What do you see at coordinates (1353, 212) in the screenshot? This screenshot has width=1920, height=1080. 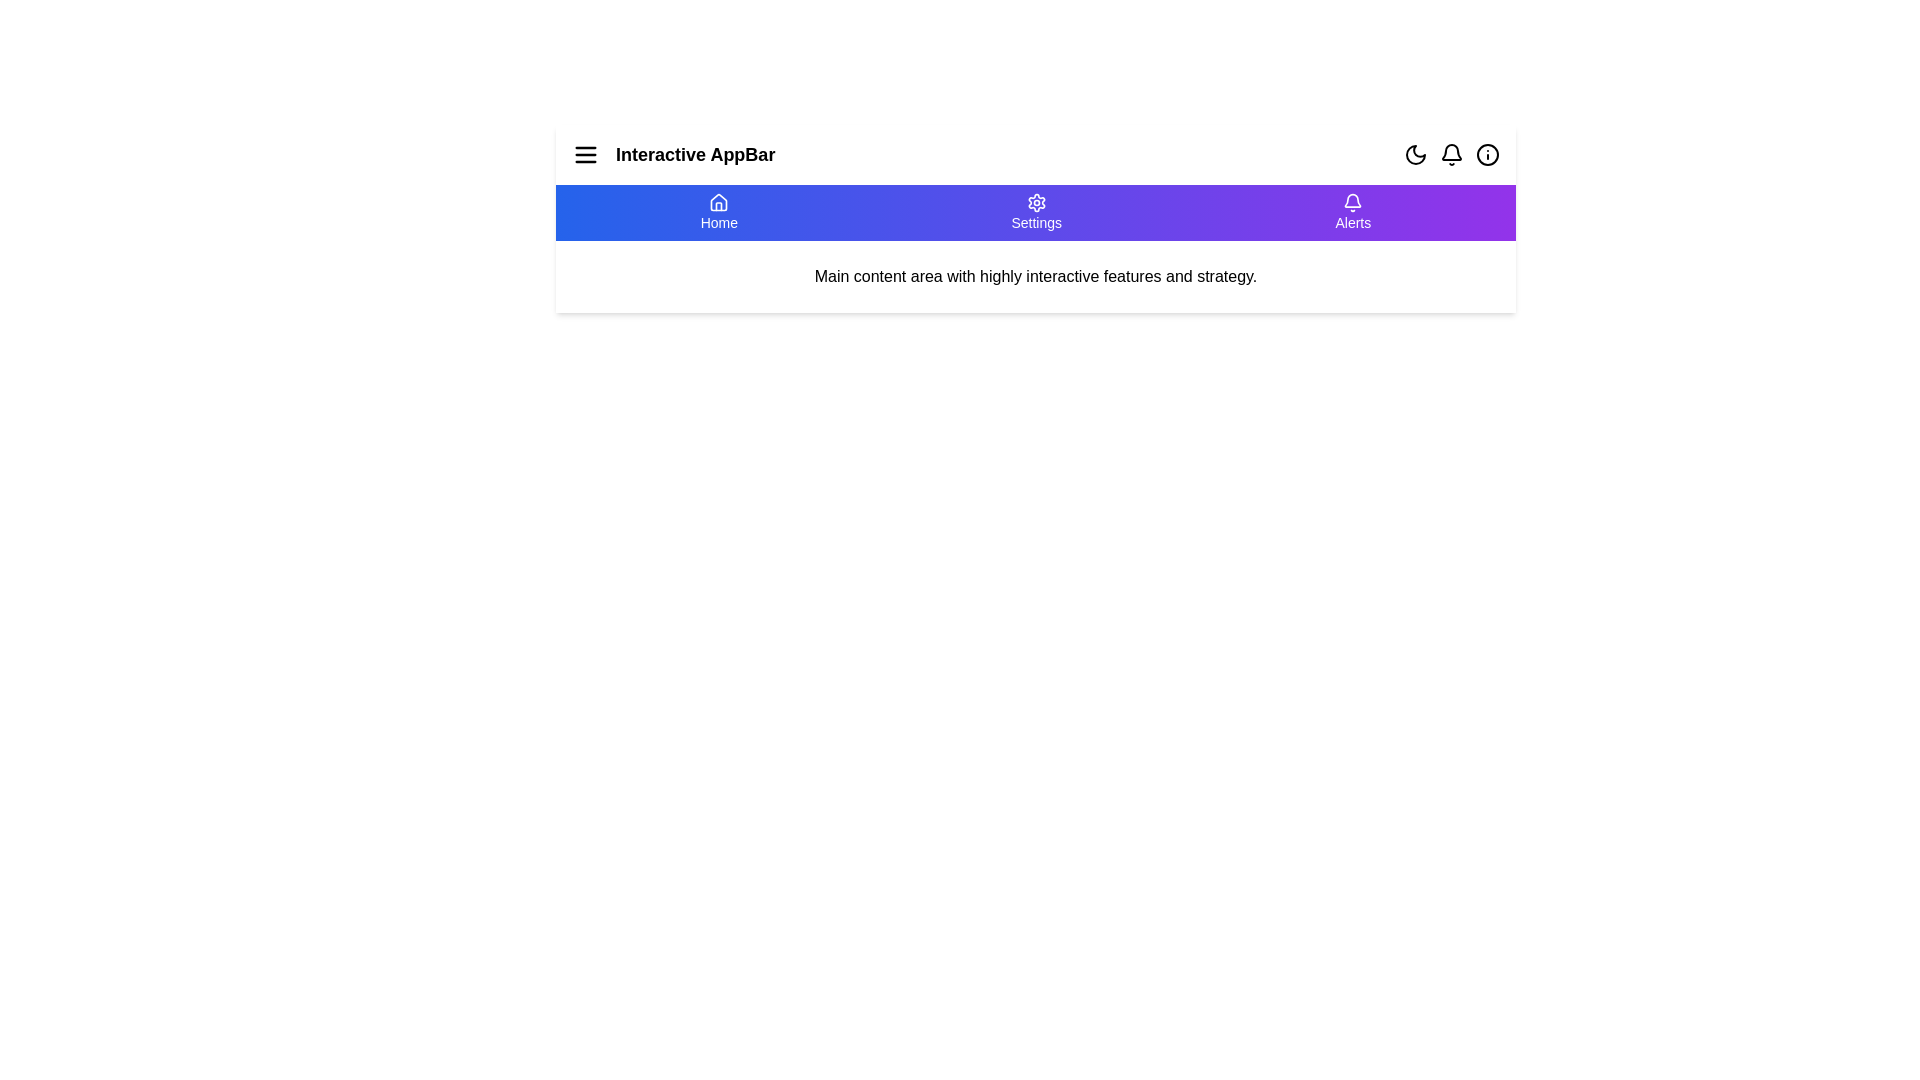 I see `the 'Alerts' button in the navigation bar` at bounding box center [1353, 212].